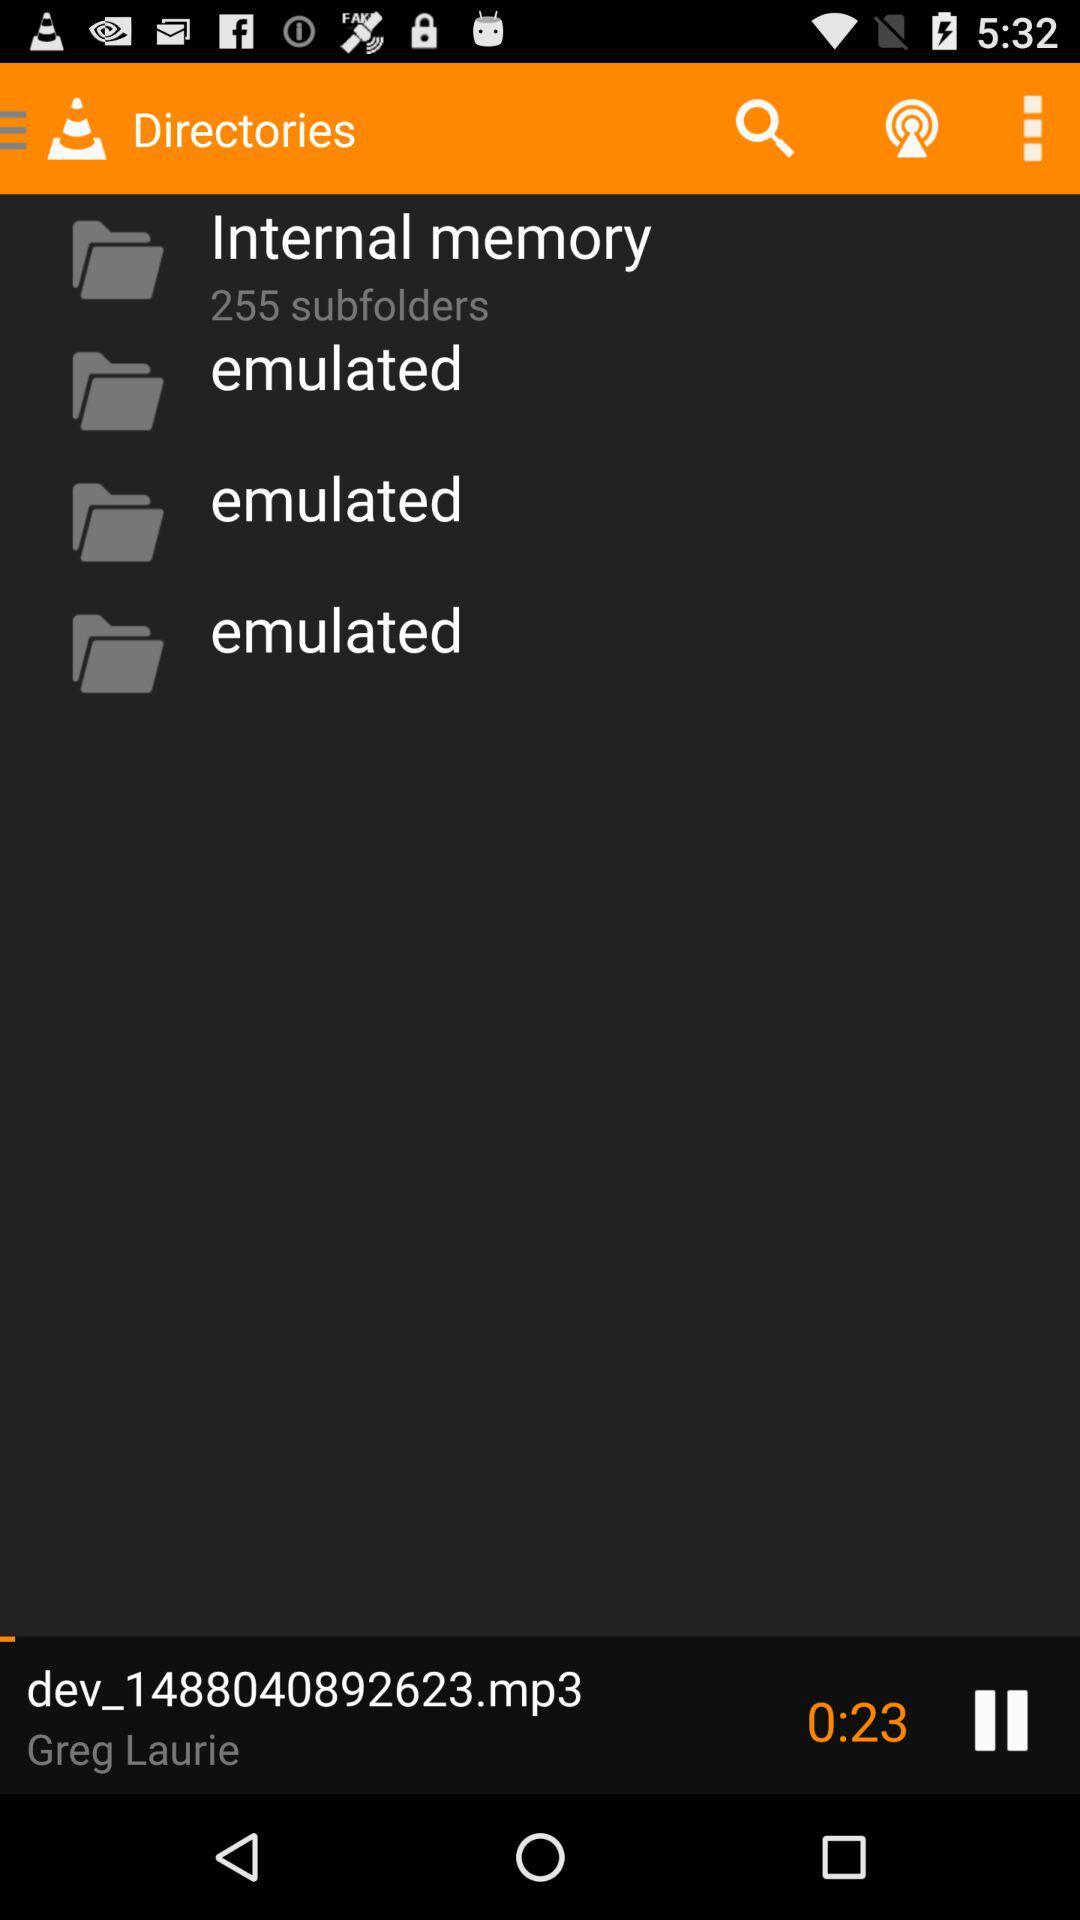 This screenshot has height=1920, width=1080. Describe the element at coordinates (1032, 127) in the screenshot. I see `more options button` at that location.